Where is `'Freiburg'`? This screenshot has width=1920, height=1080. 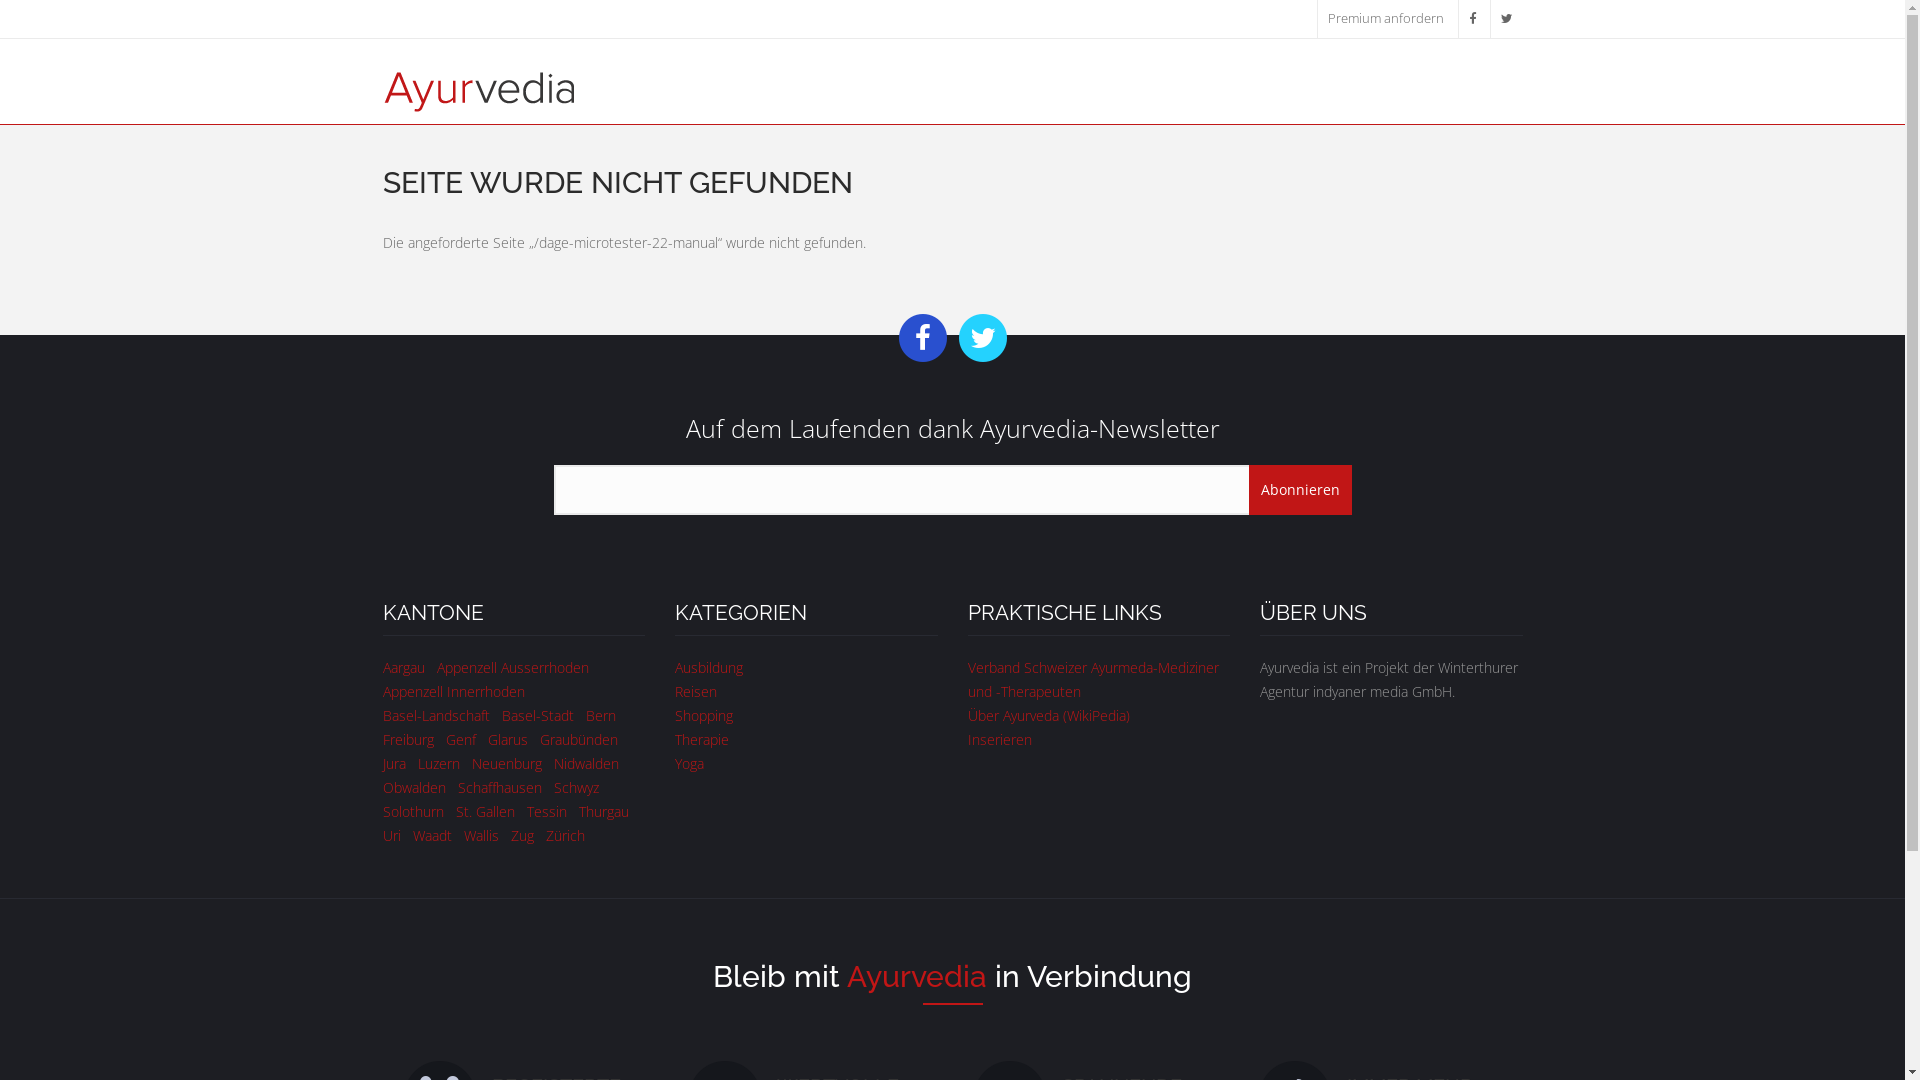
'Freiburg' is located at coordinates (406, 739).